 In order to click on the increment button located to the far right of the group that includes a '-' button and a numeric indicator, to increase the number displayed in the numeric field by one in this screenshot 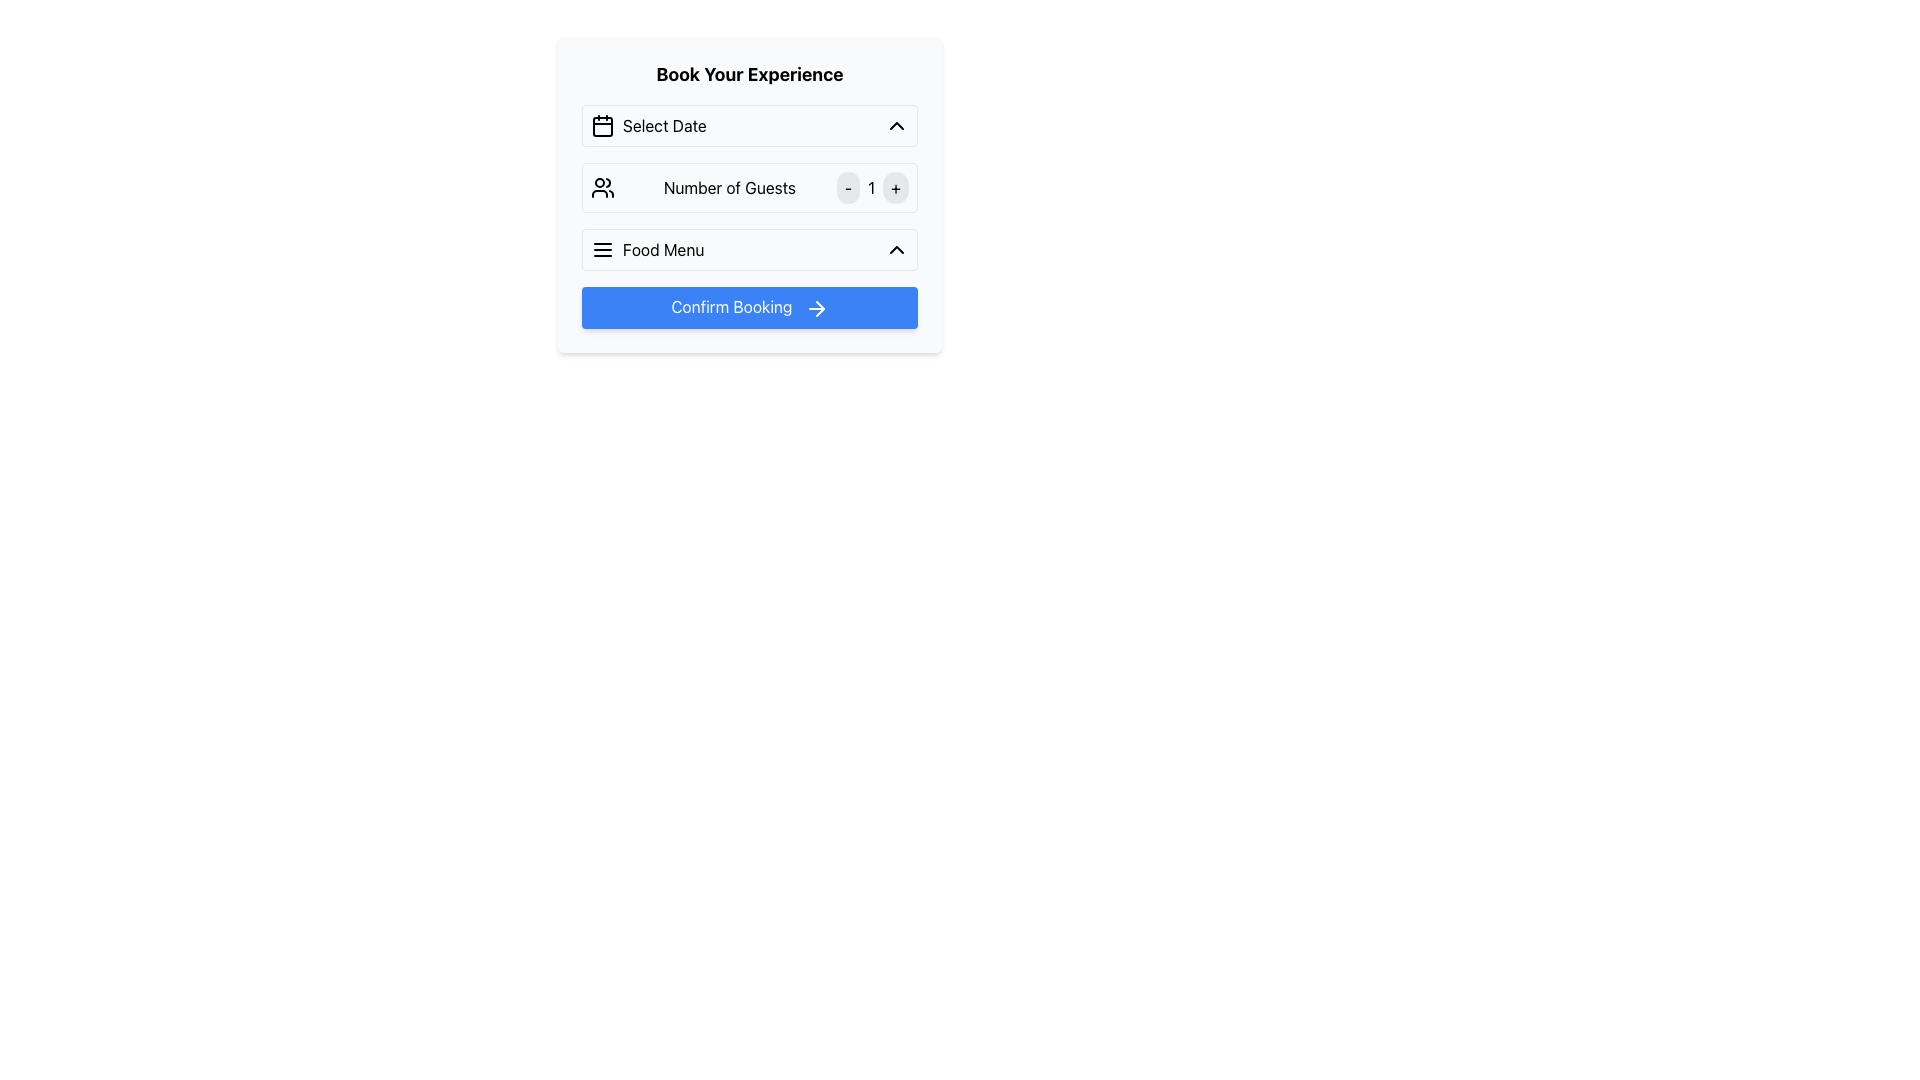, I will do `click(895, 188)`.